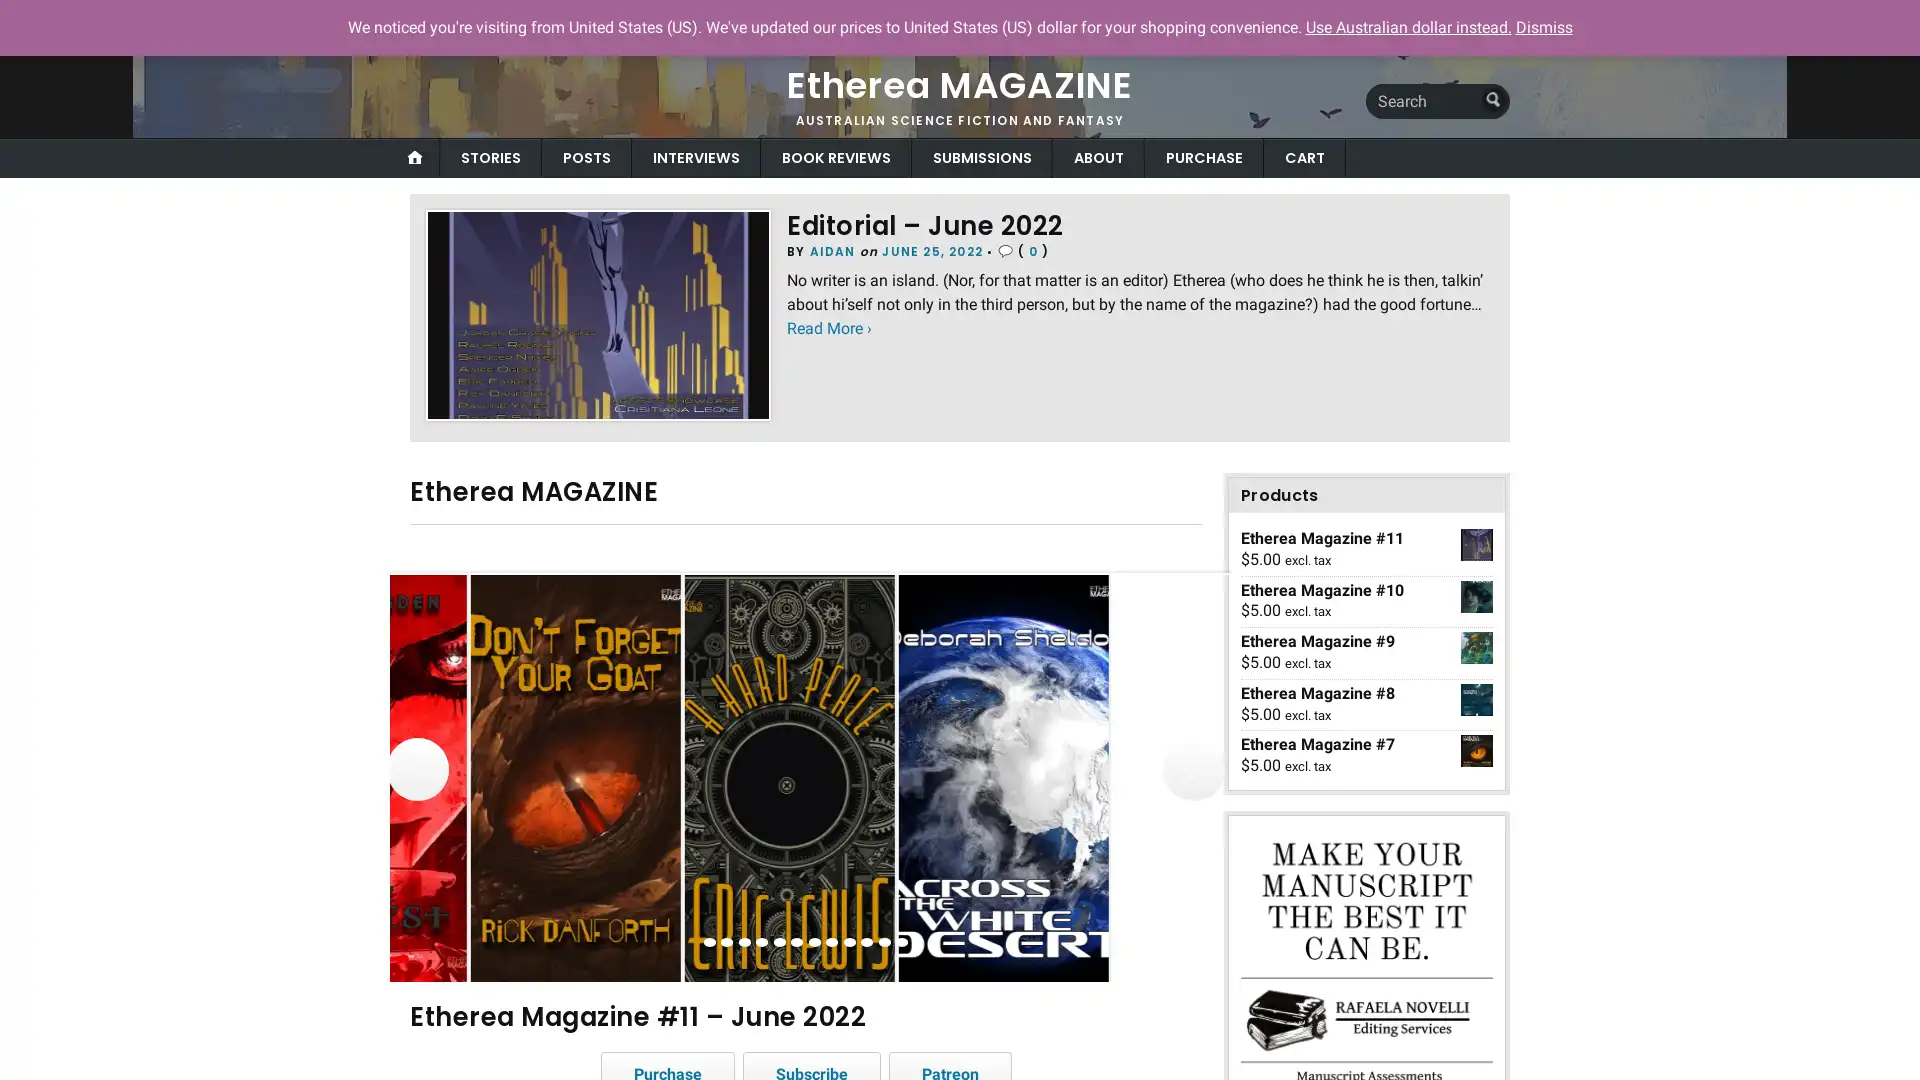  What do you see at coordinates (777, 941) in the screenshot?
I see `view image 5 of 12 in carousel` at bounding box center [777, 941].